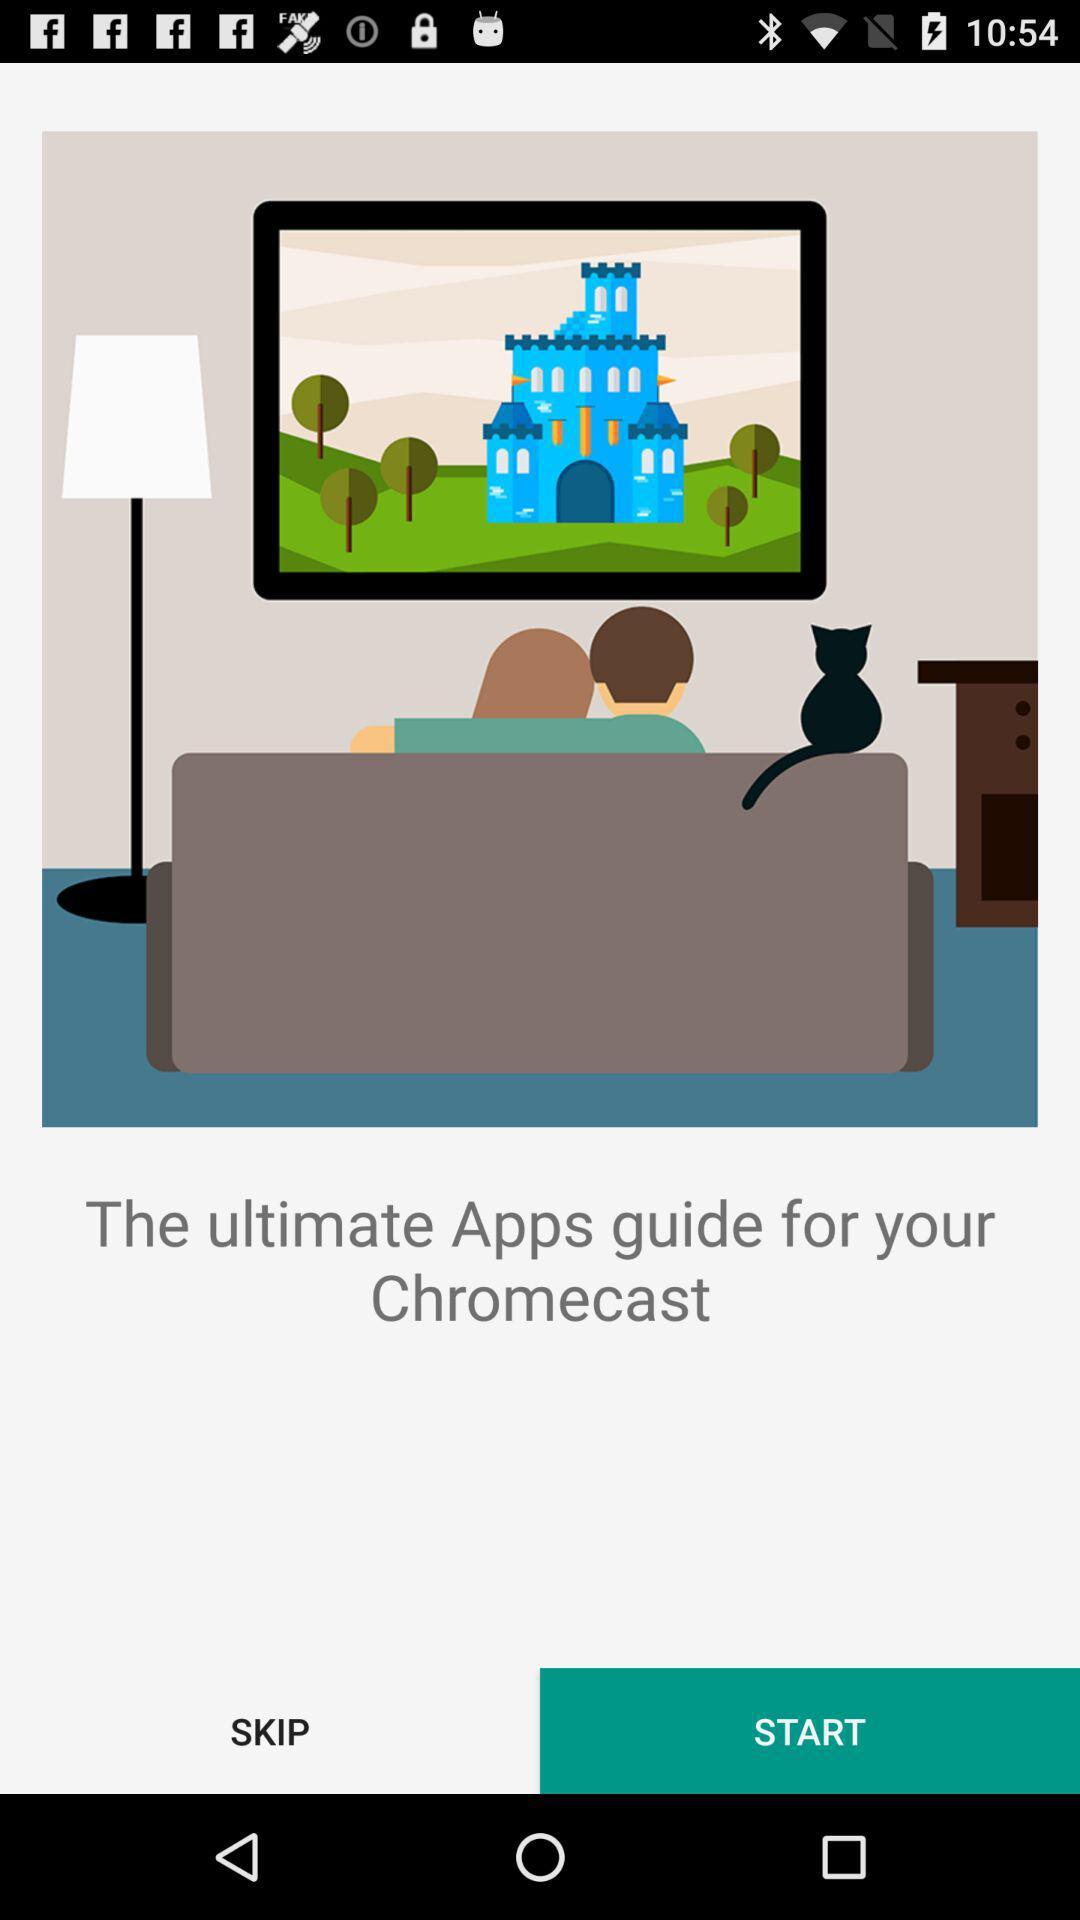 Image resolution: width=1080 pixels, height=1920 pixels. What do you see at coordinates (810, 1730) in the screenshot?
I see `the icon below the the ultimate apps app` at bounding box center [810, 1730].